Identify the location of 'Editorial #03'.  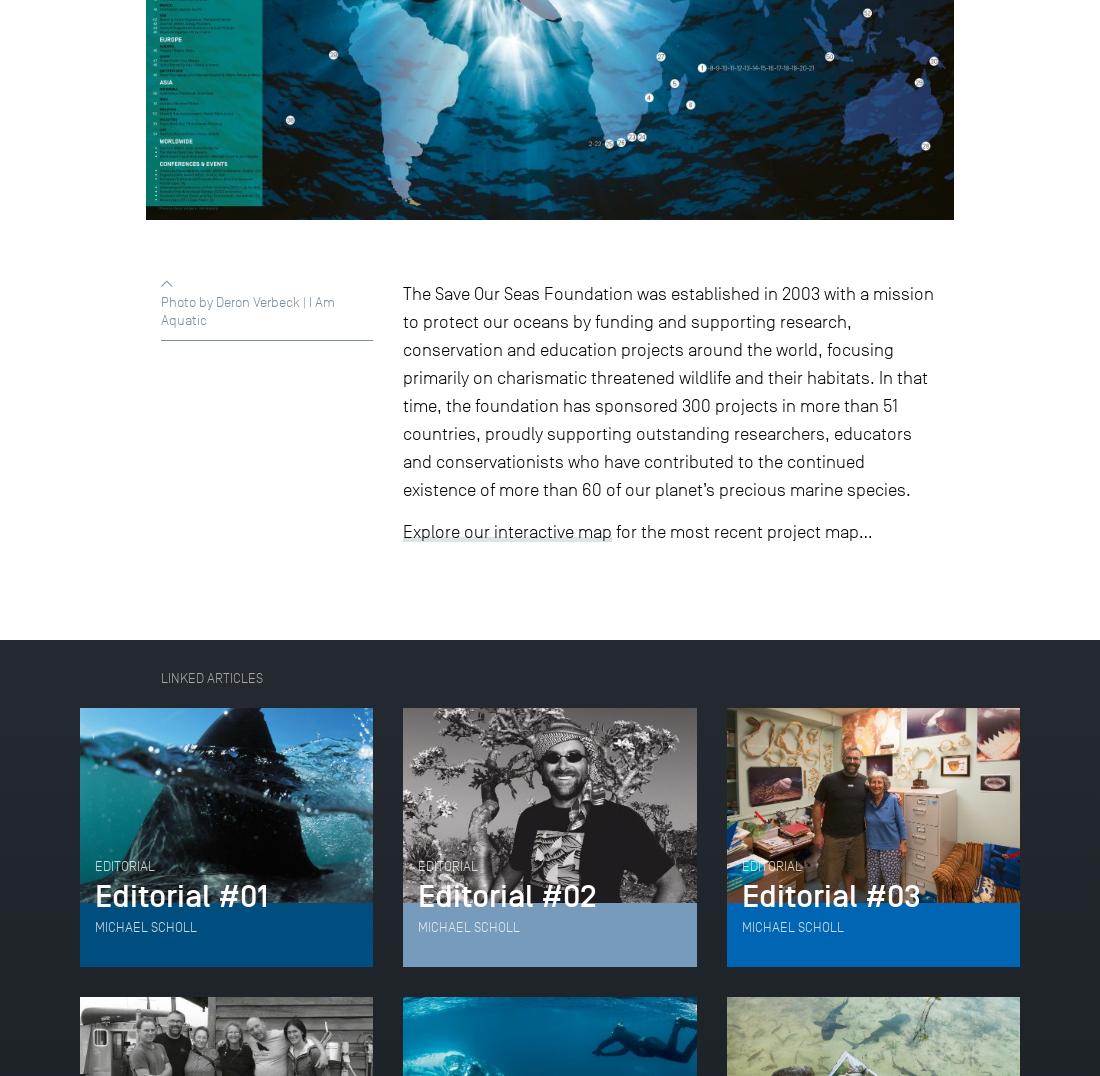
(829, 896).